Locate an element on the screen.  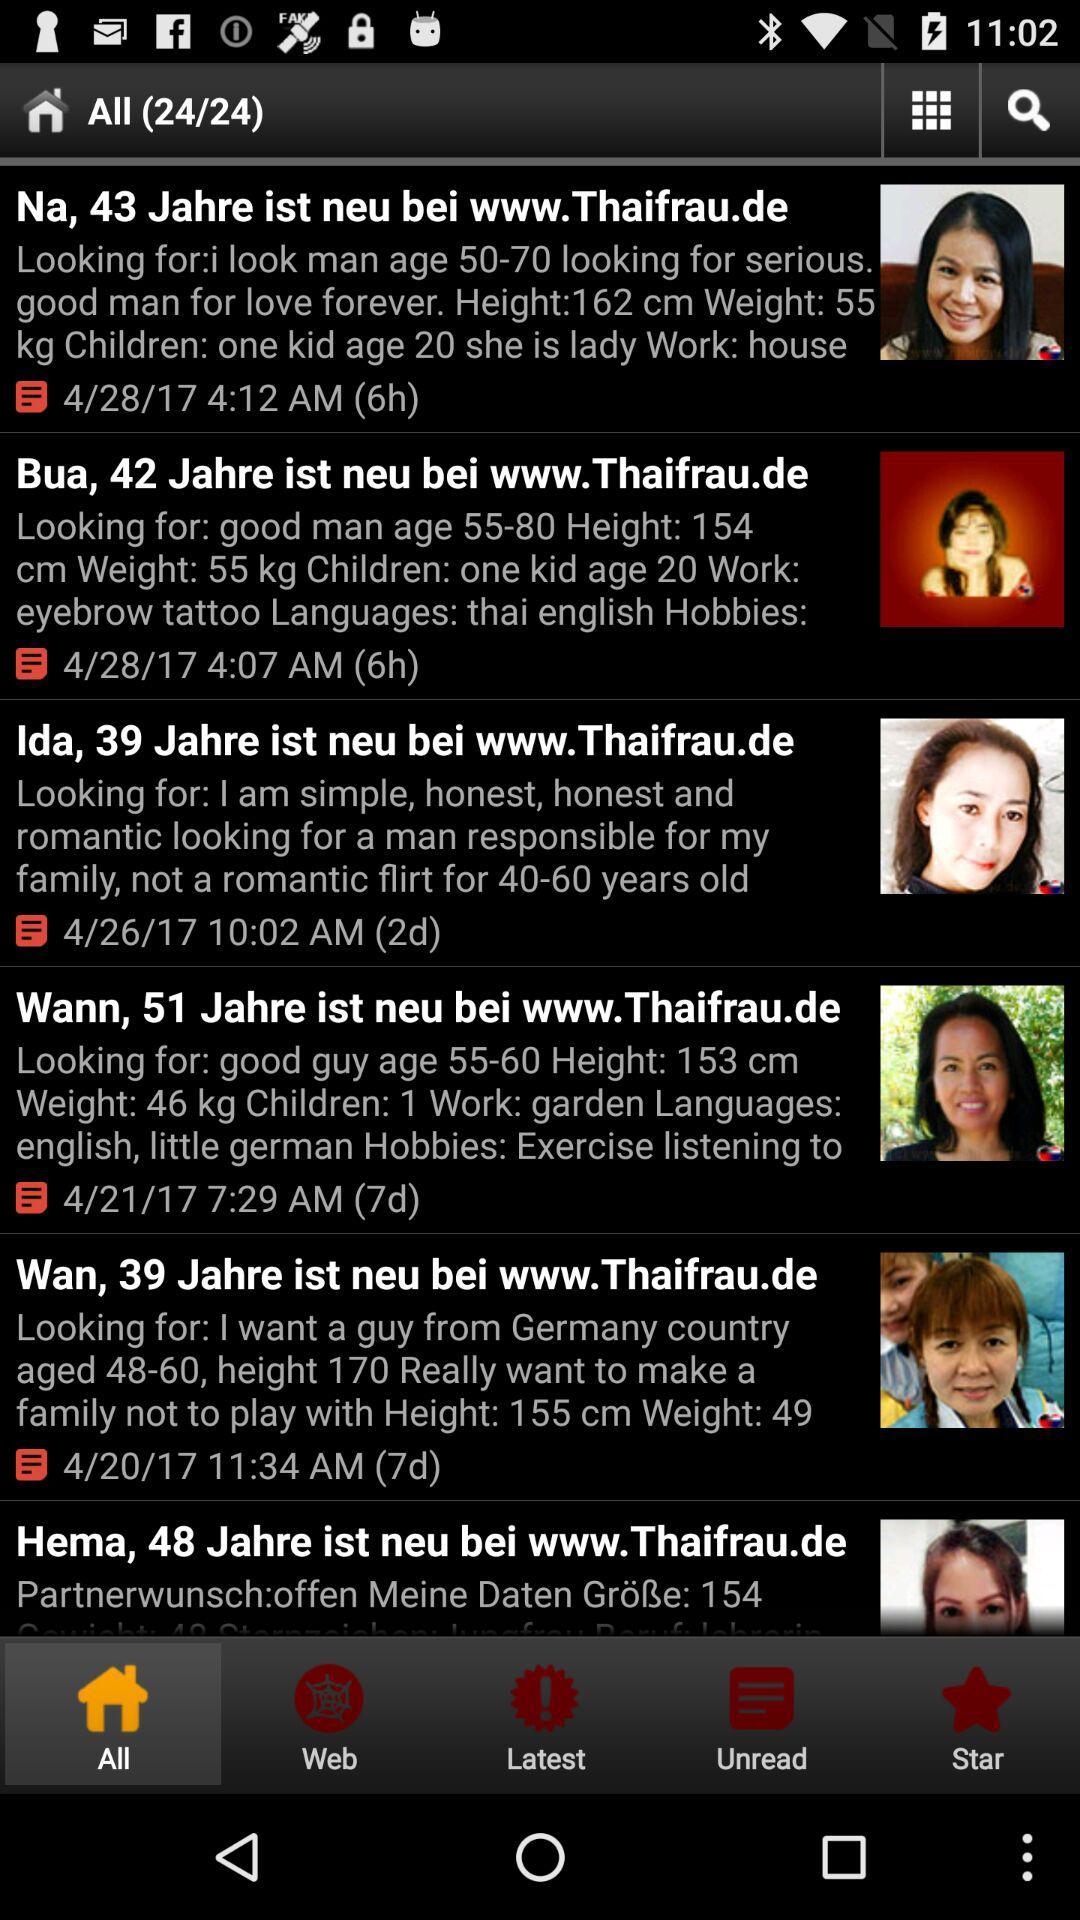
the app below the partnerwunsch offen meine icon is located at coordinates (545, 1713).